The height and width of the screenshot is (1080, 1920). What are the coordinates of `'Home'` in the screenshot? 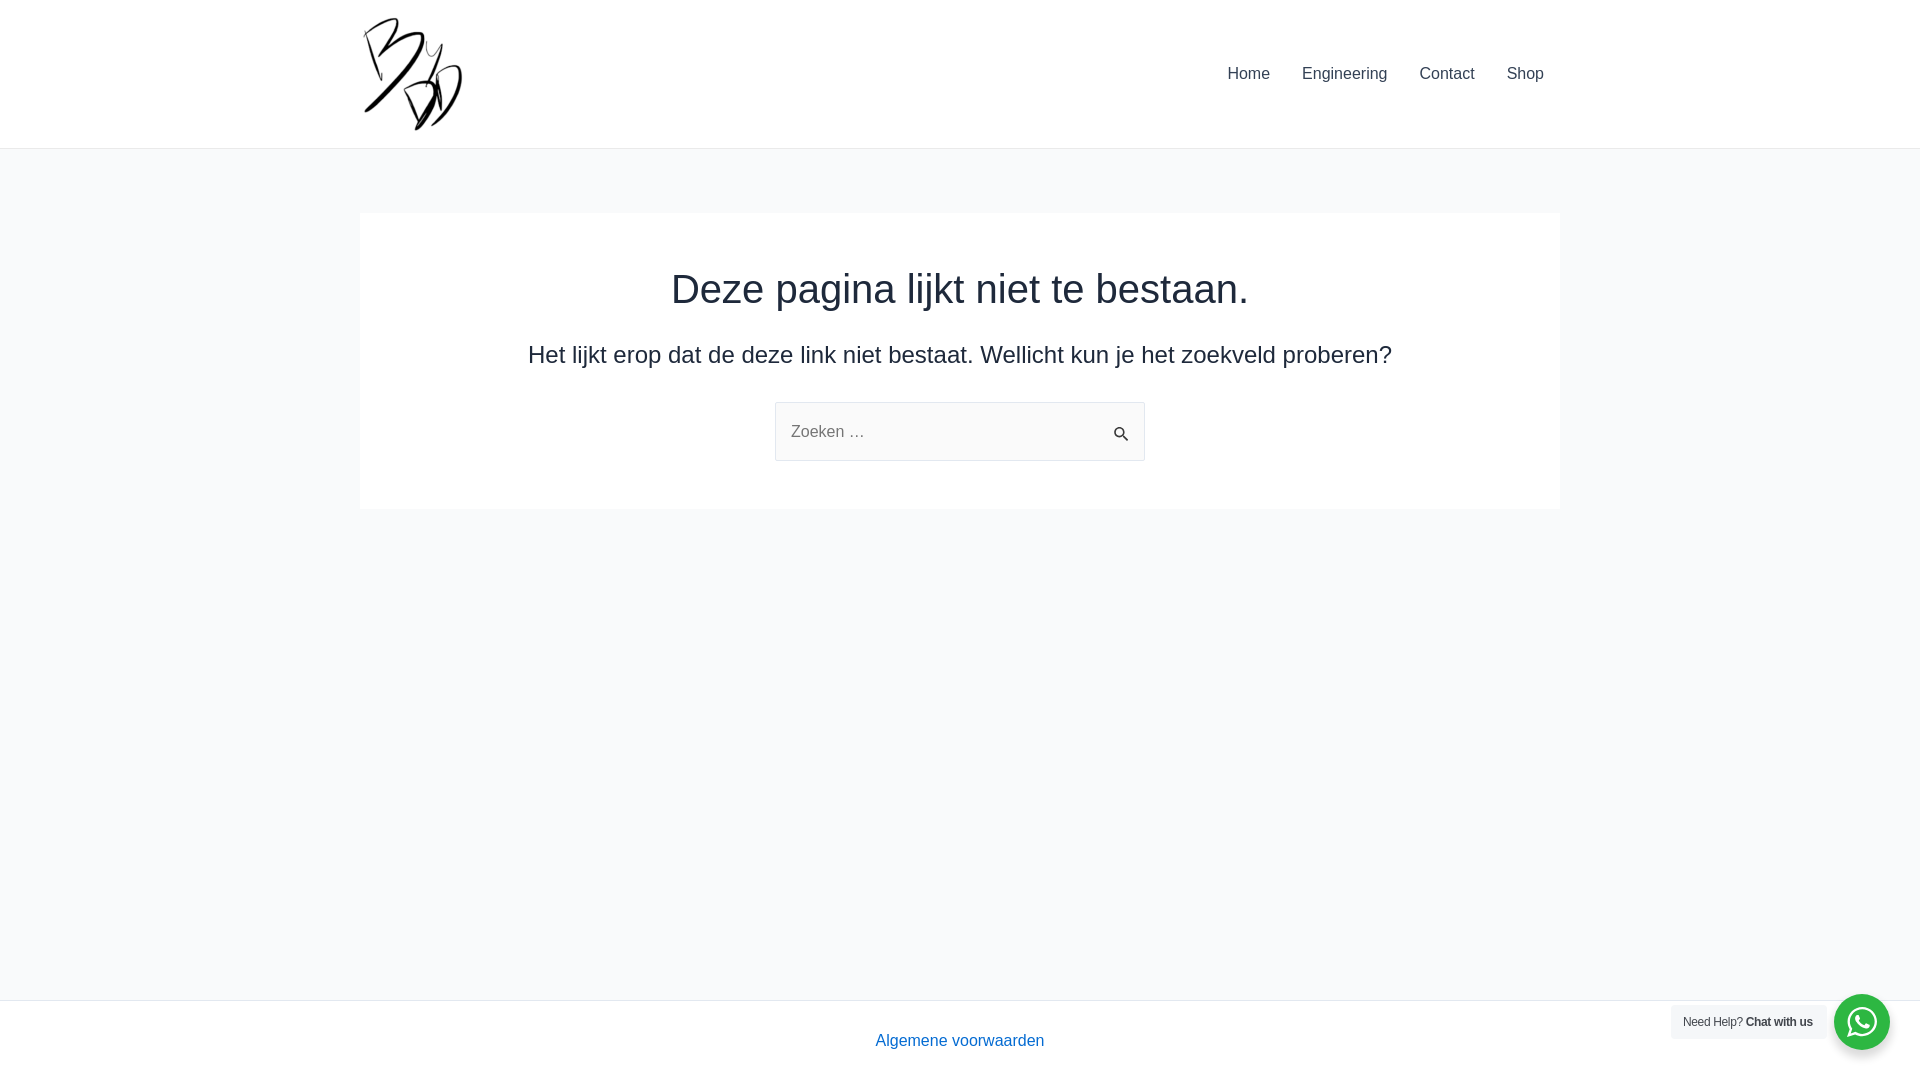 It's located at (1247, 72).